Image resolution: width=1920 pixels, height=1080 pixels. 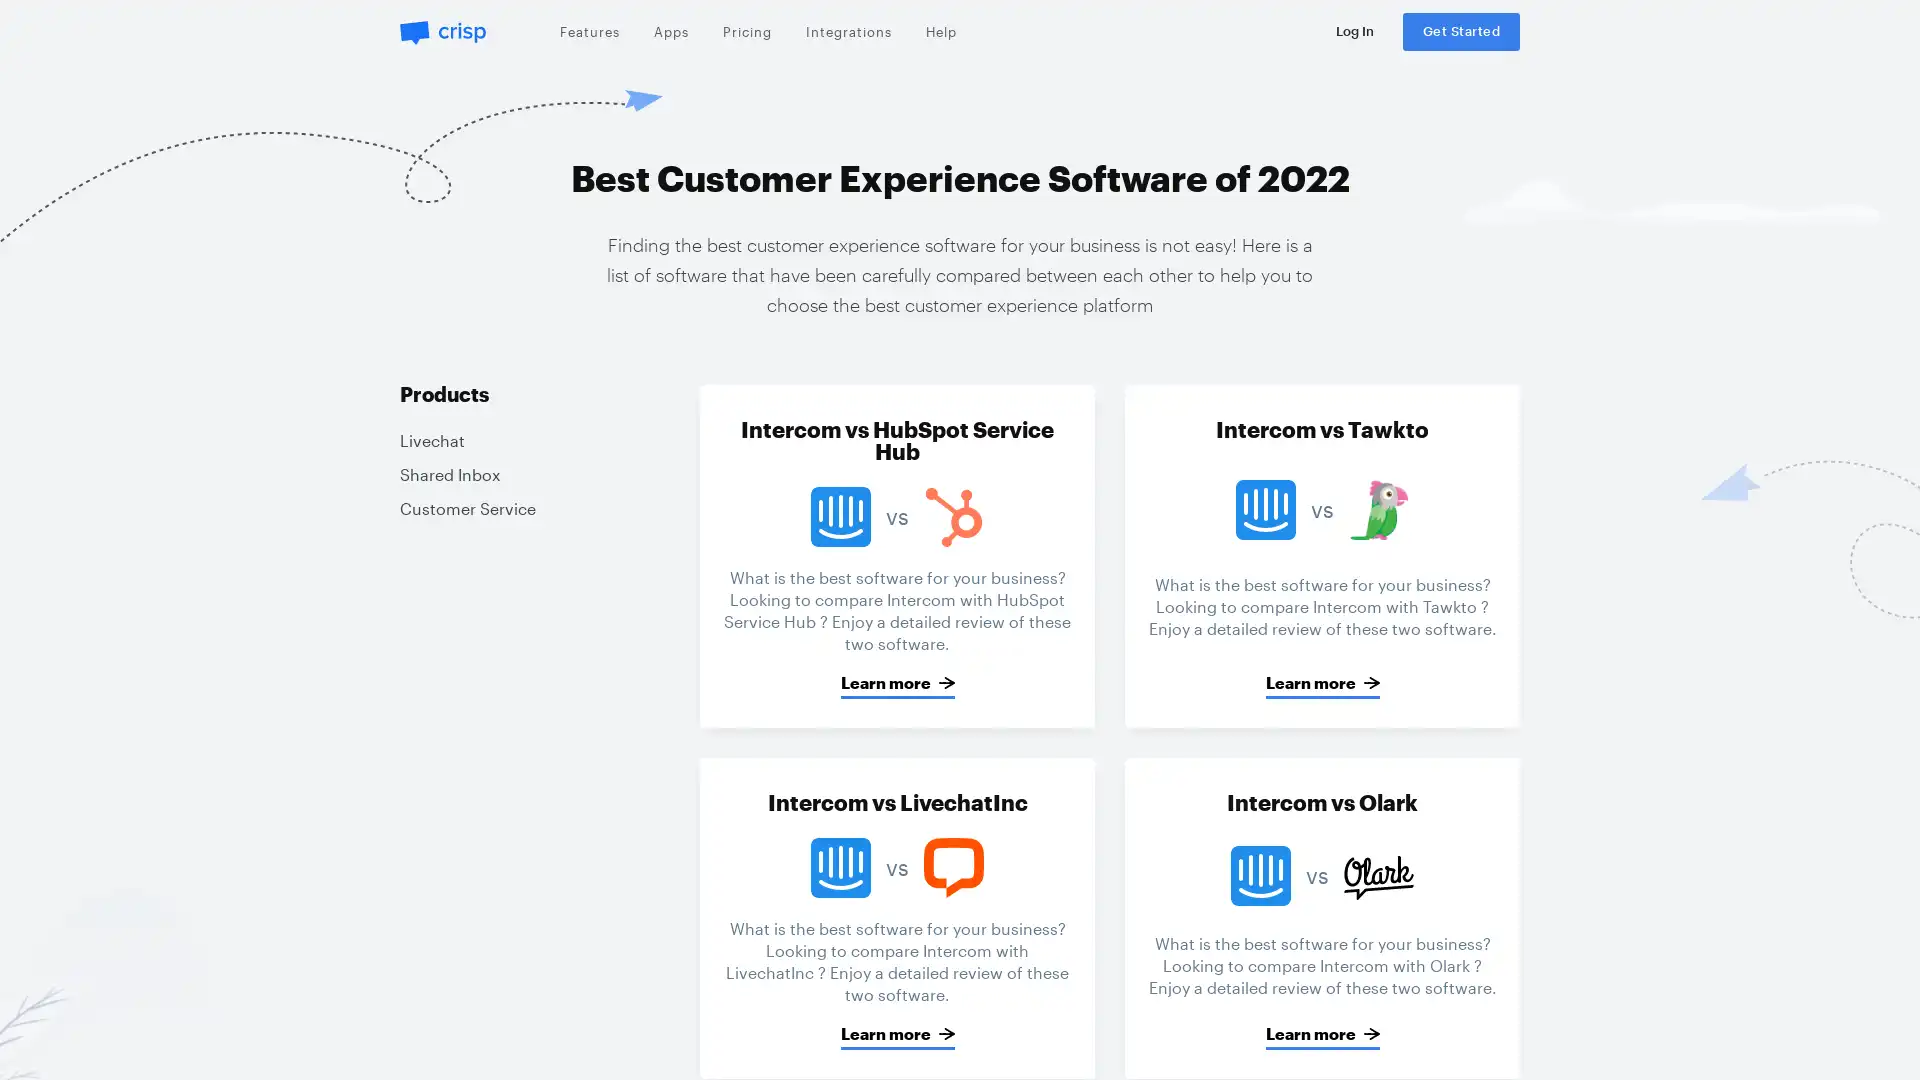 I want to click on Questions? Chat with us! Support is online. Chat with Crisp Team, so click(x=1865, y=1029).